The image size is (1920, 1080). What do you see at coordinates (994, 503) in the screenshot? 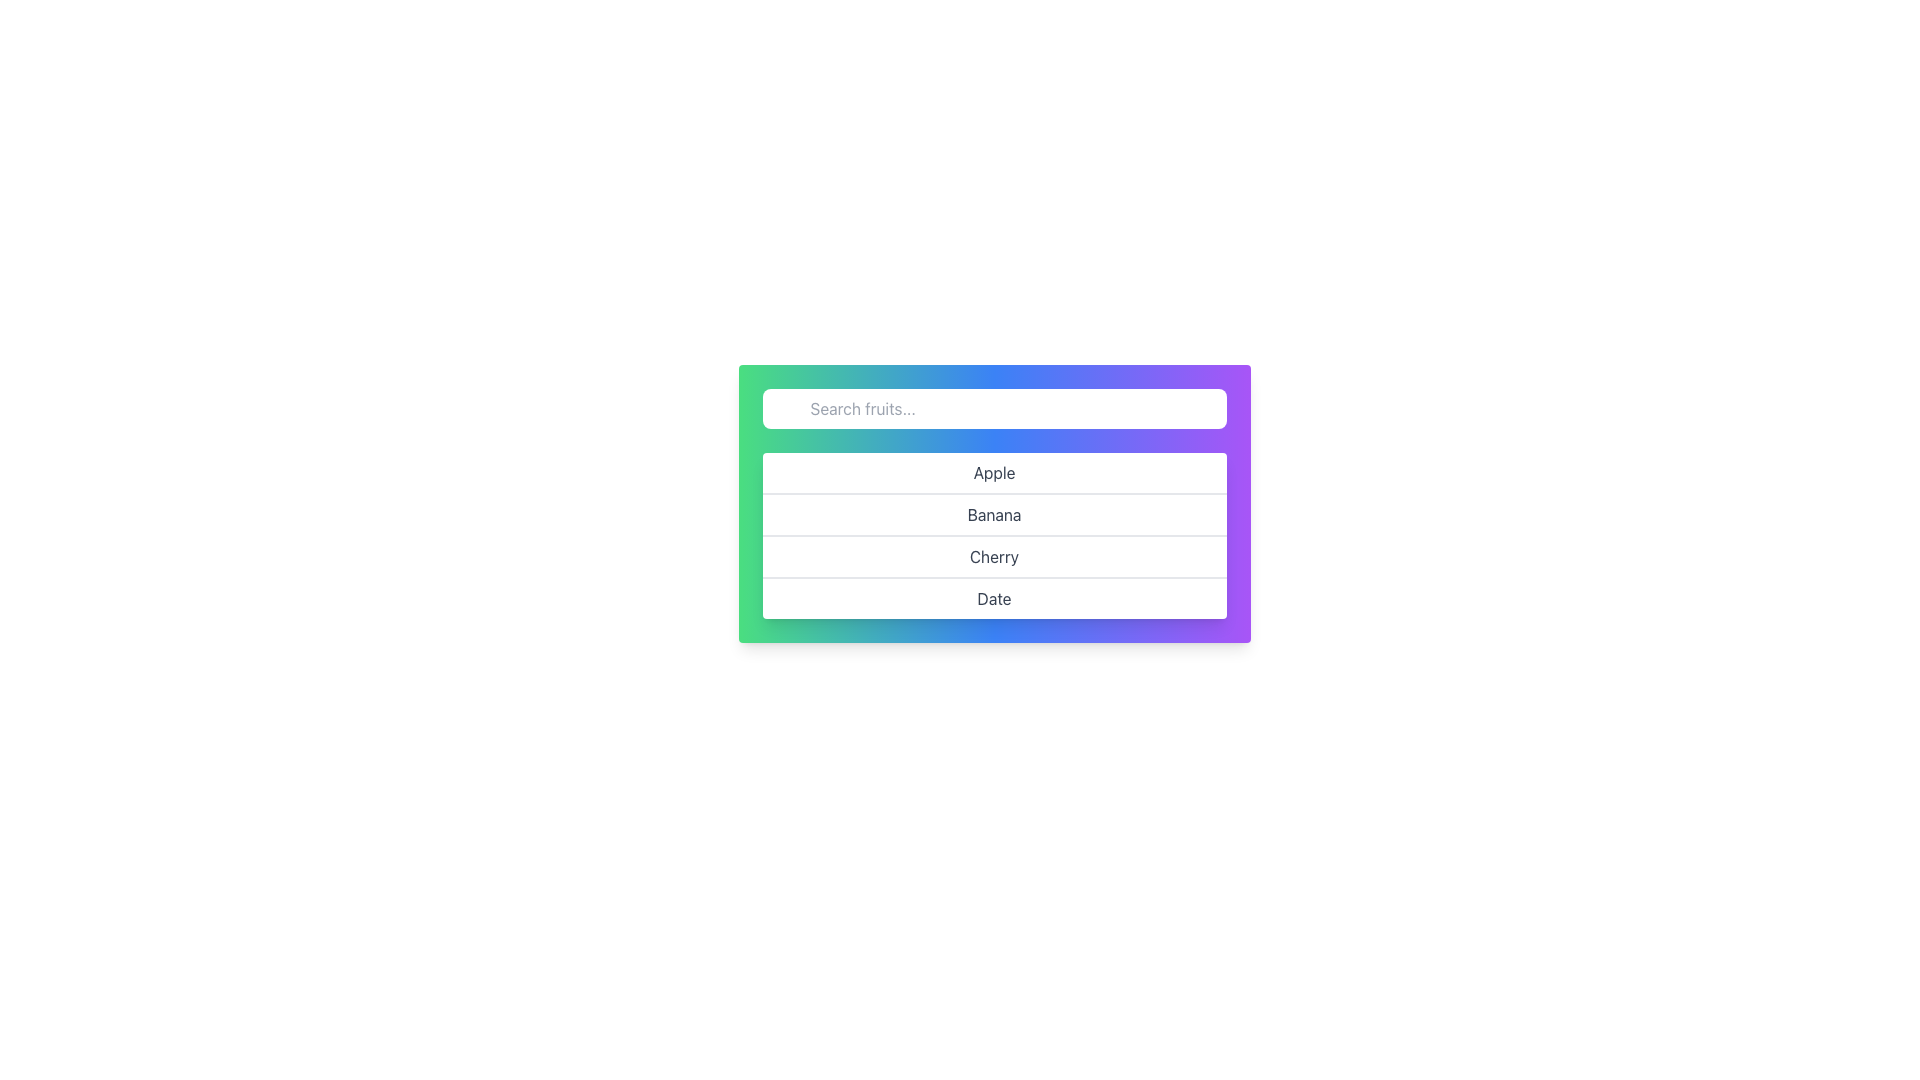
I see `the selectable text label for 'Banana'` at bounding box center [994, 503].